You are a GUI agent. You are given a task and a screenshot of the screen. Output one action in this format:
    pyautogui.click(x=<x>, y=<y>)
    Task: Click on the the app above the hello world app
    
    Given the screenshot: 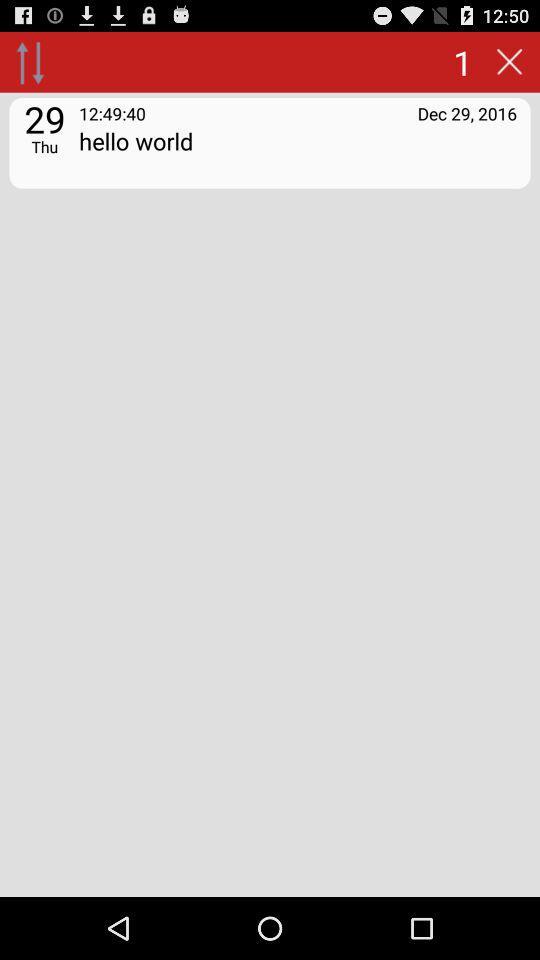 What is the action you would take?
    pyautogui.click(x=112, y=113)
    